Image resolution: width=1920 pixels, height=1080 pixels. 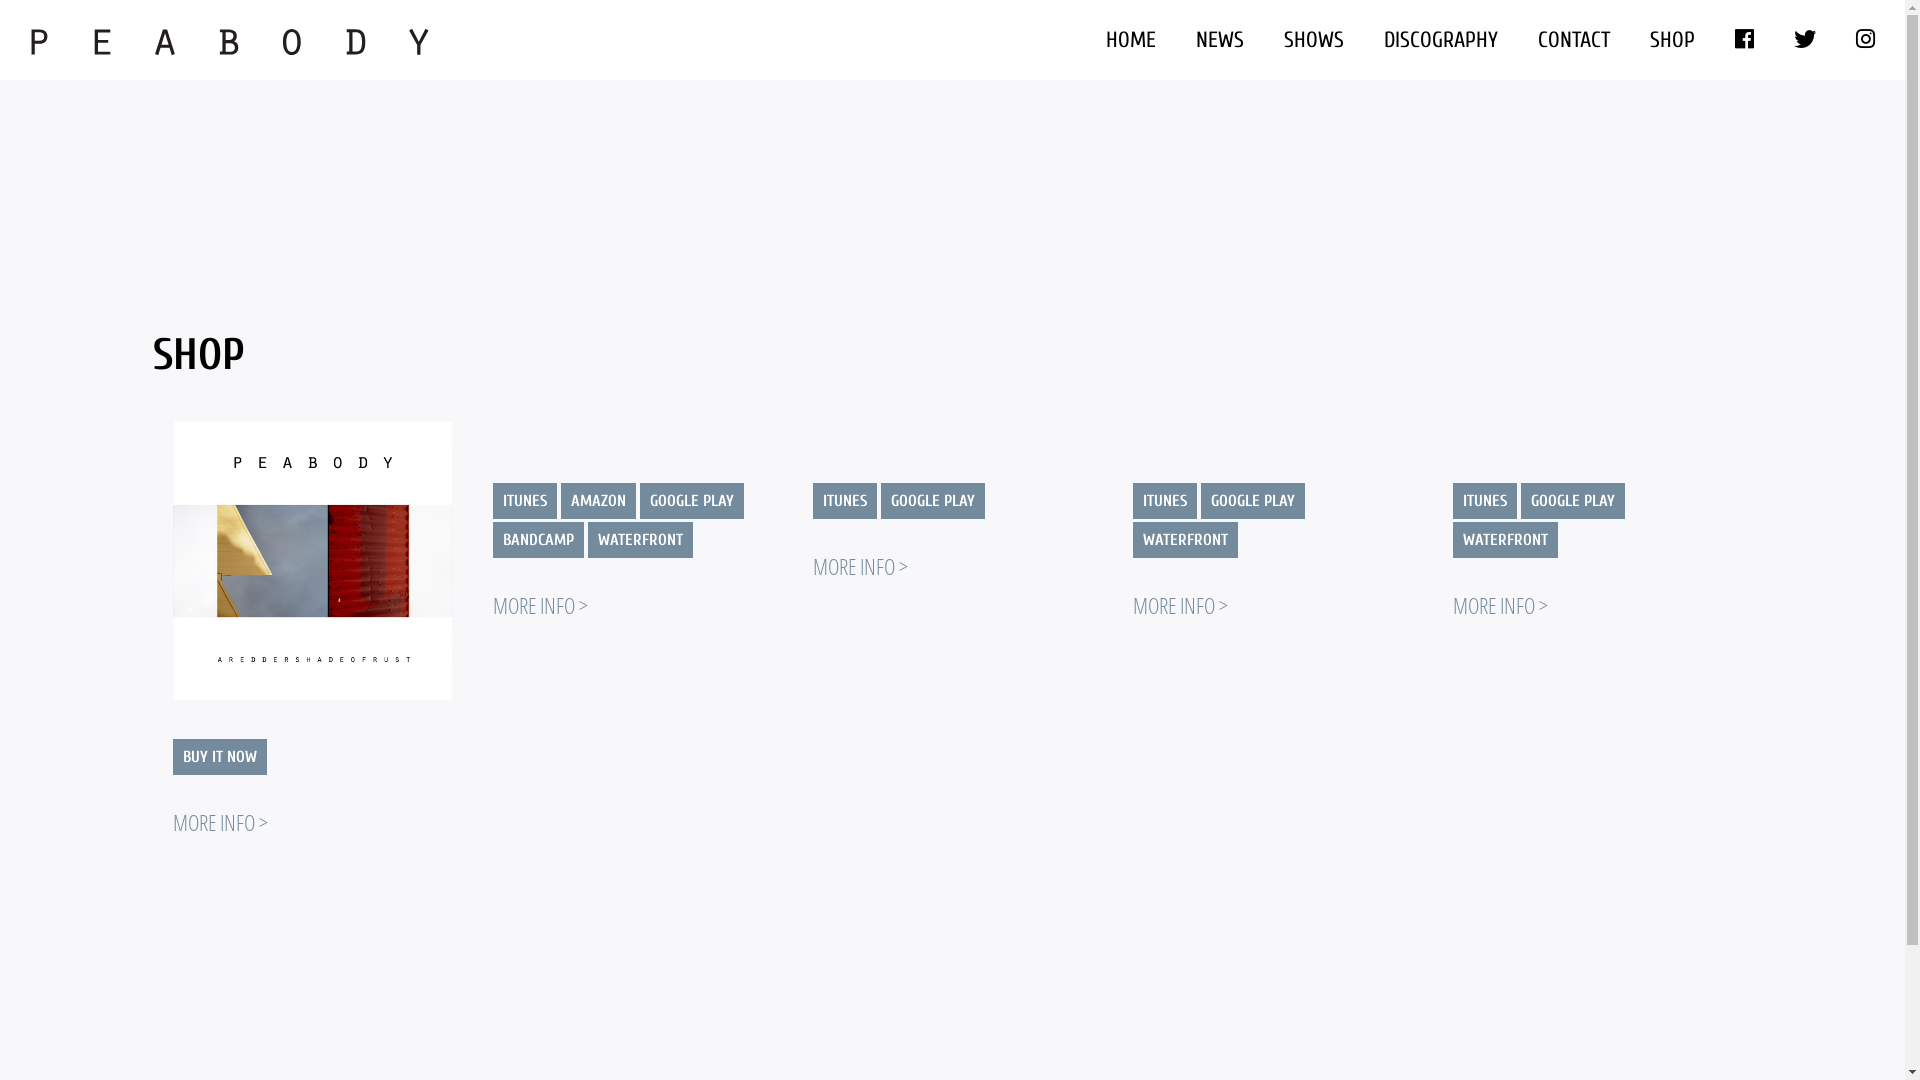 What do you see at coordinates (1520, 500) in the screenshot?
I see `'GOOGLE PLAY'` at bounding box center [1520, 500].